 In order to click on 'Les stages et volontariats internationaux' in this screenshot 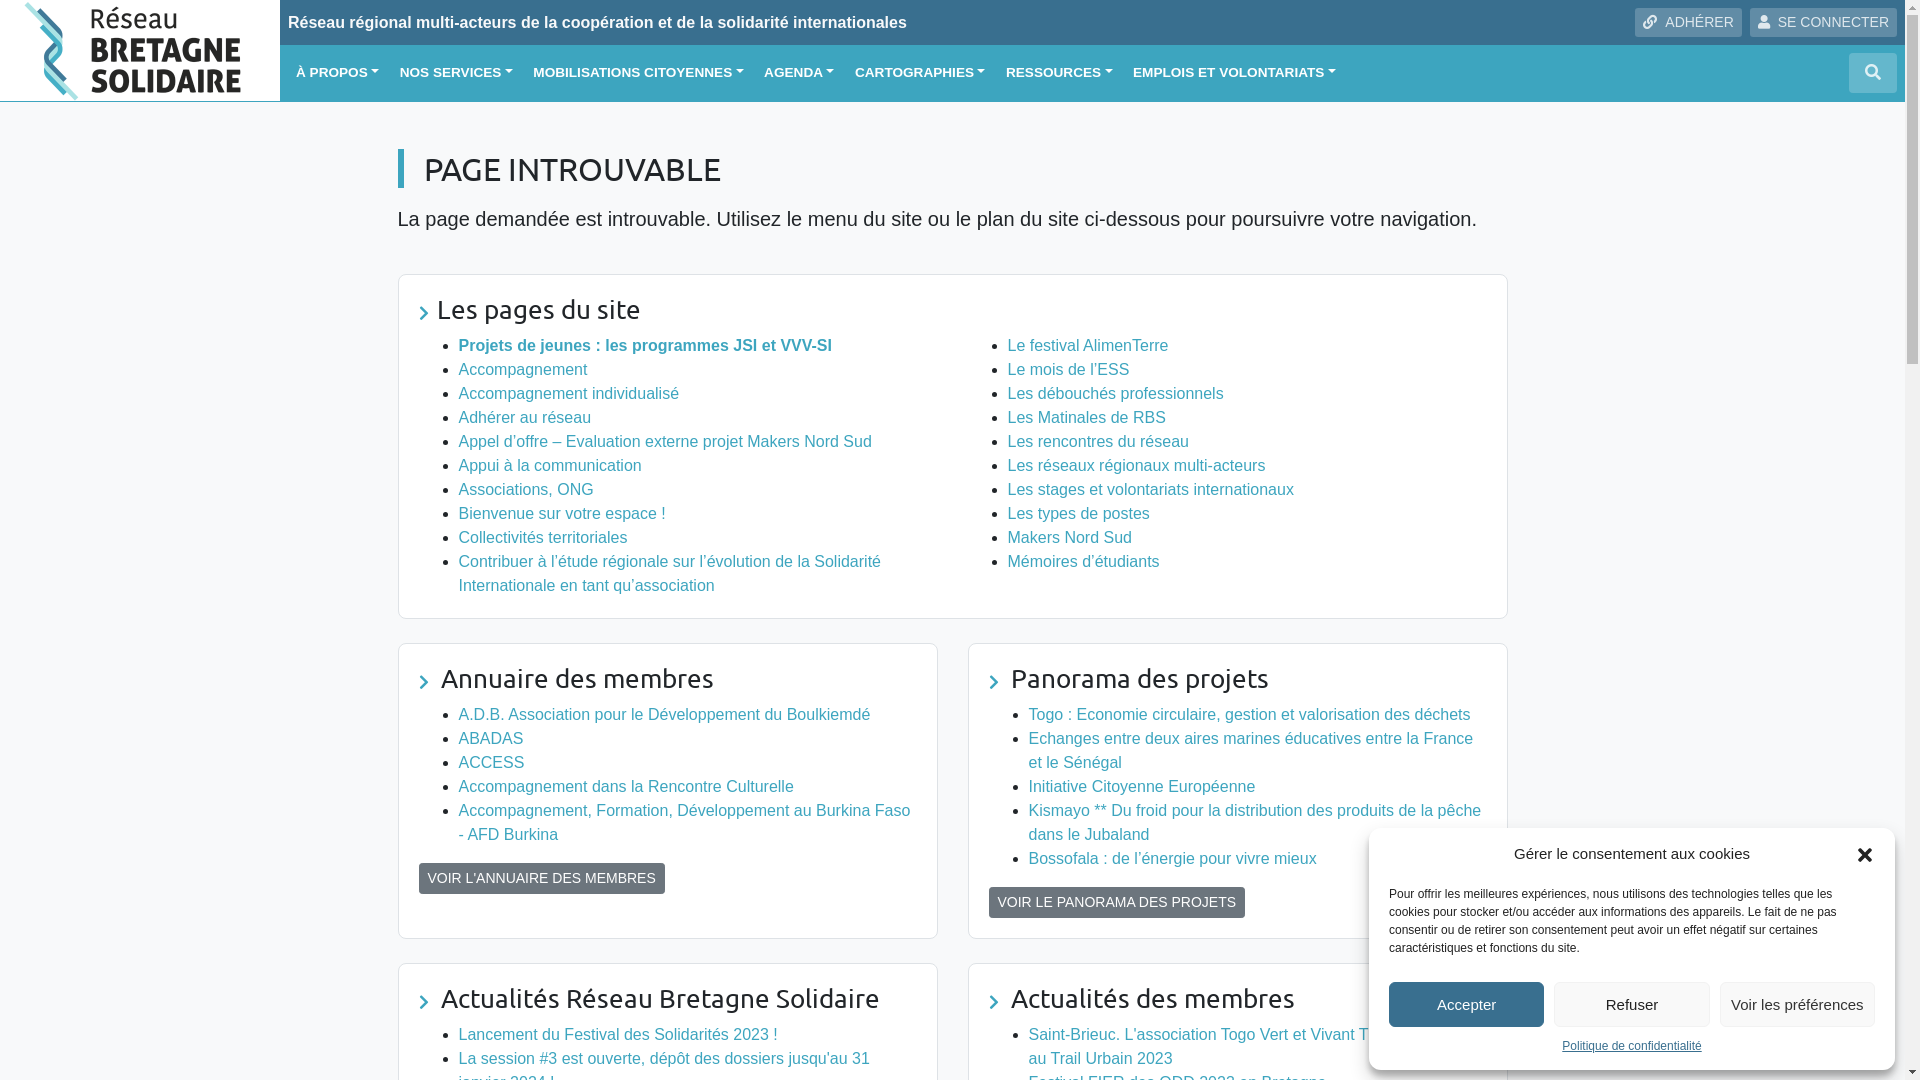, I will do `click(1151, 489)`.